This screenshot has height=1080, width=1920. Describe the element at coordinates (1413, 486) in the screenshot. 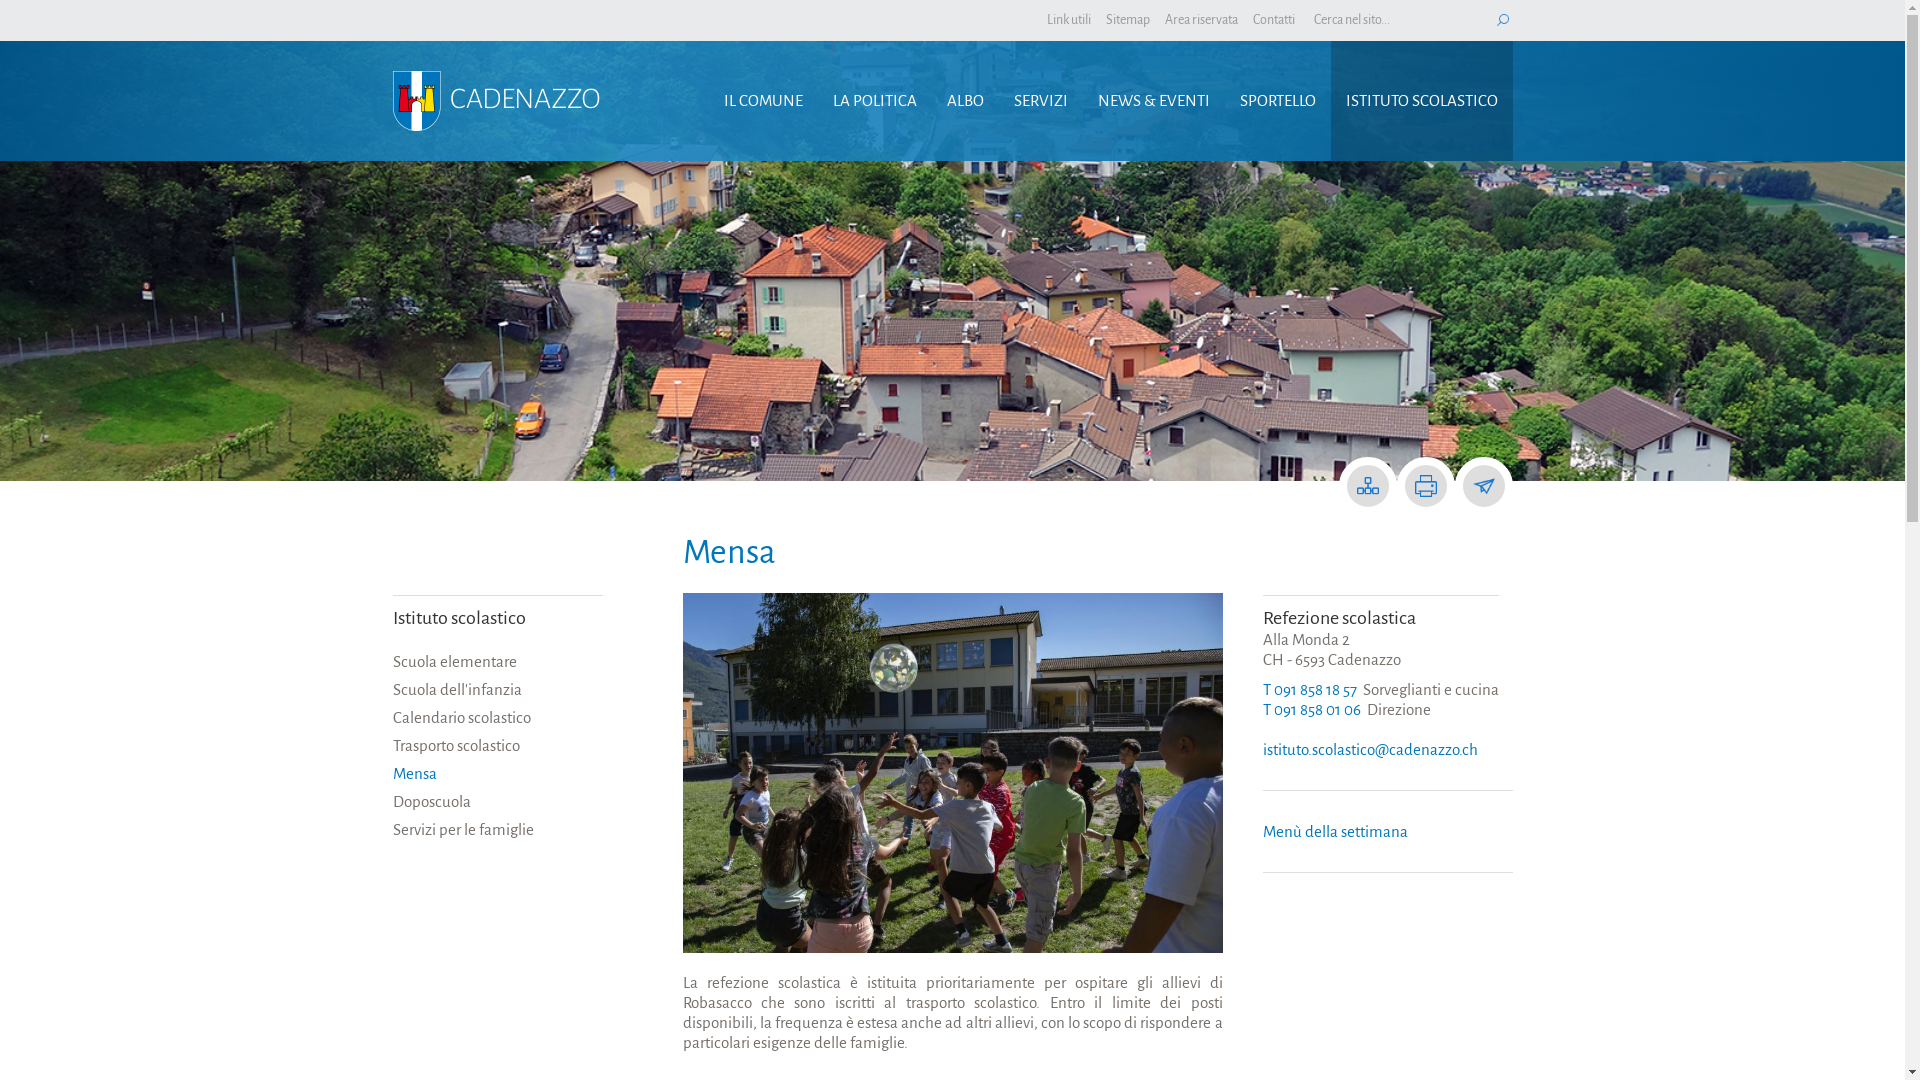

I see `'Stampa la pagina'` at that location.